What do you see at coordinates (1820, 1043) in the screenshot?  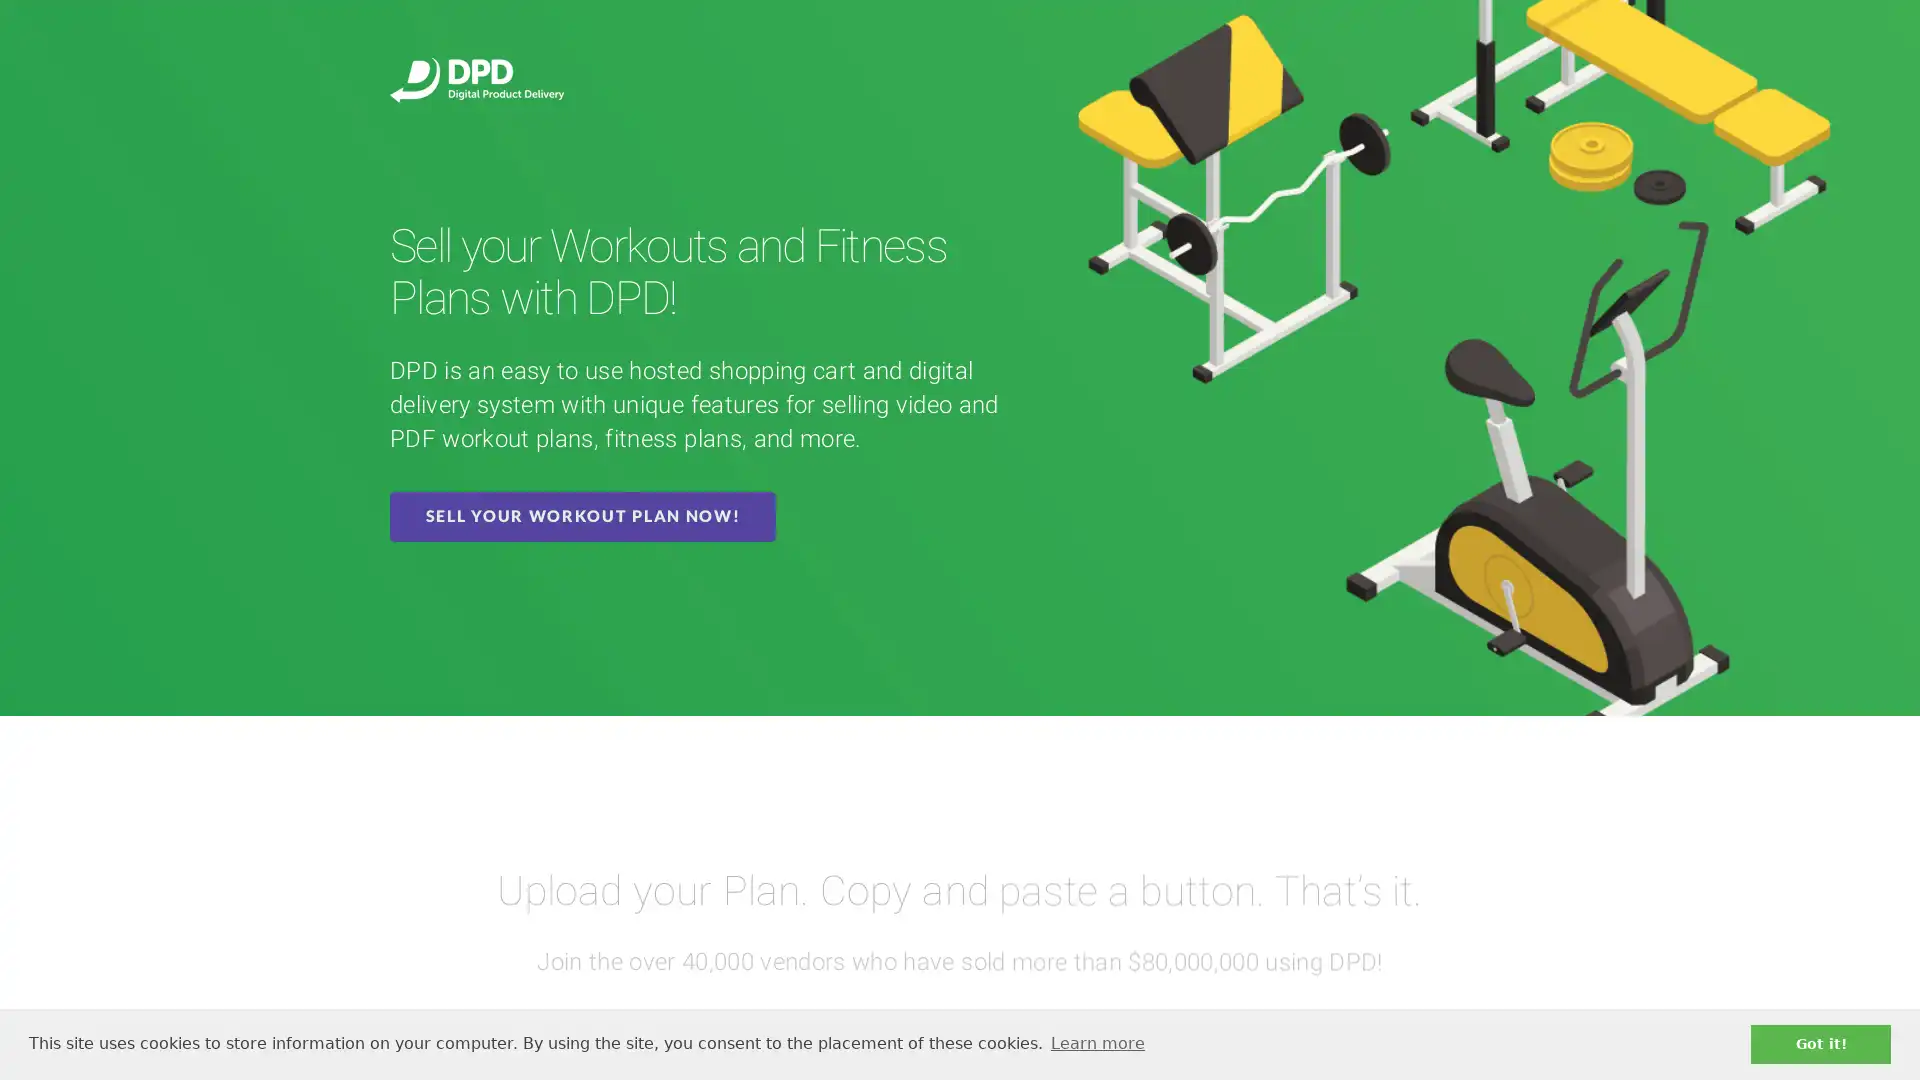 I see `dismiss cookie message` at bounding box center [1820, 1043].